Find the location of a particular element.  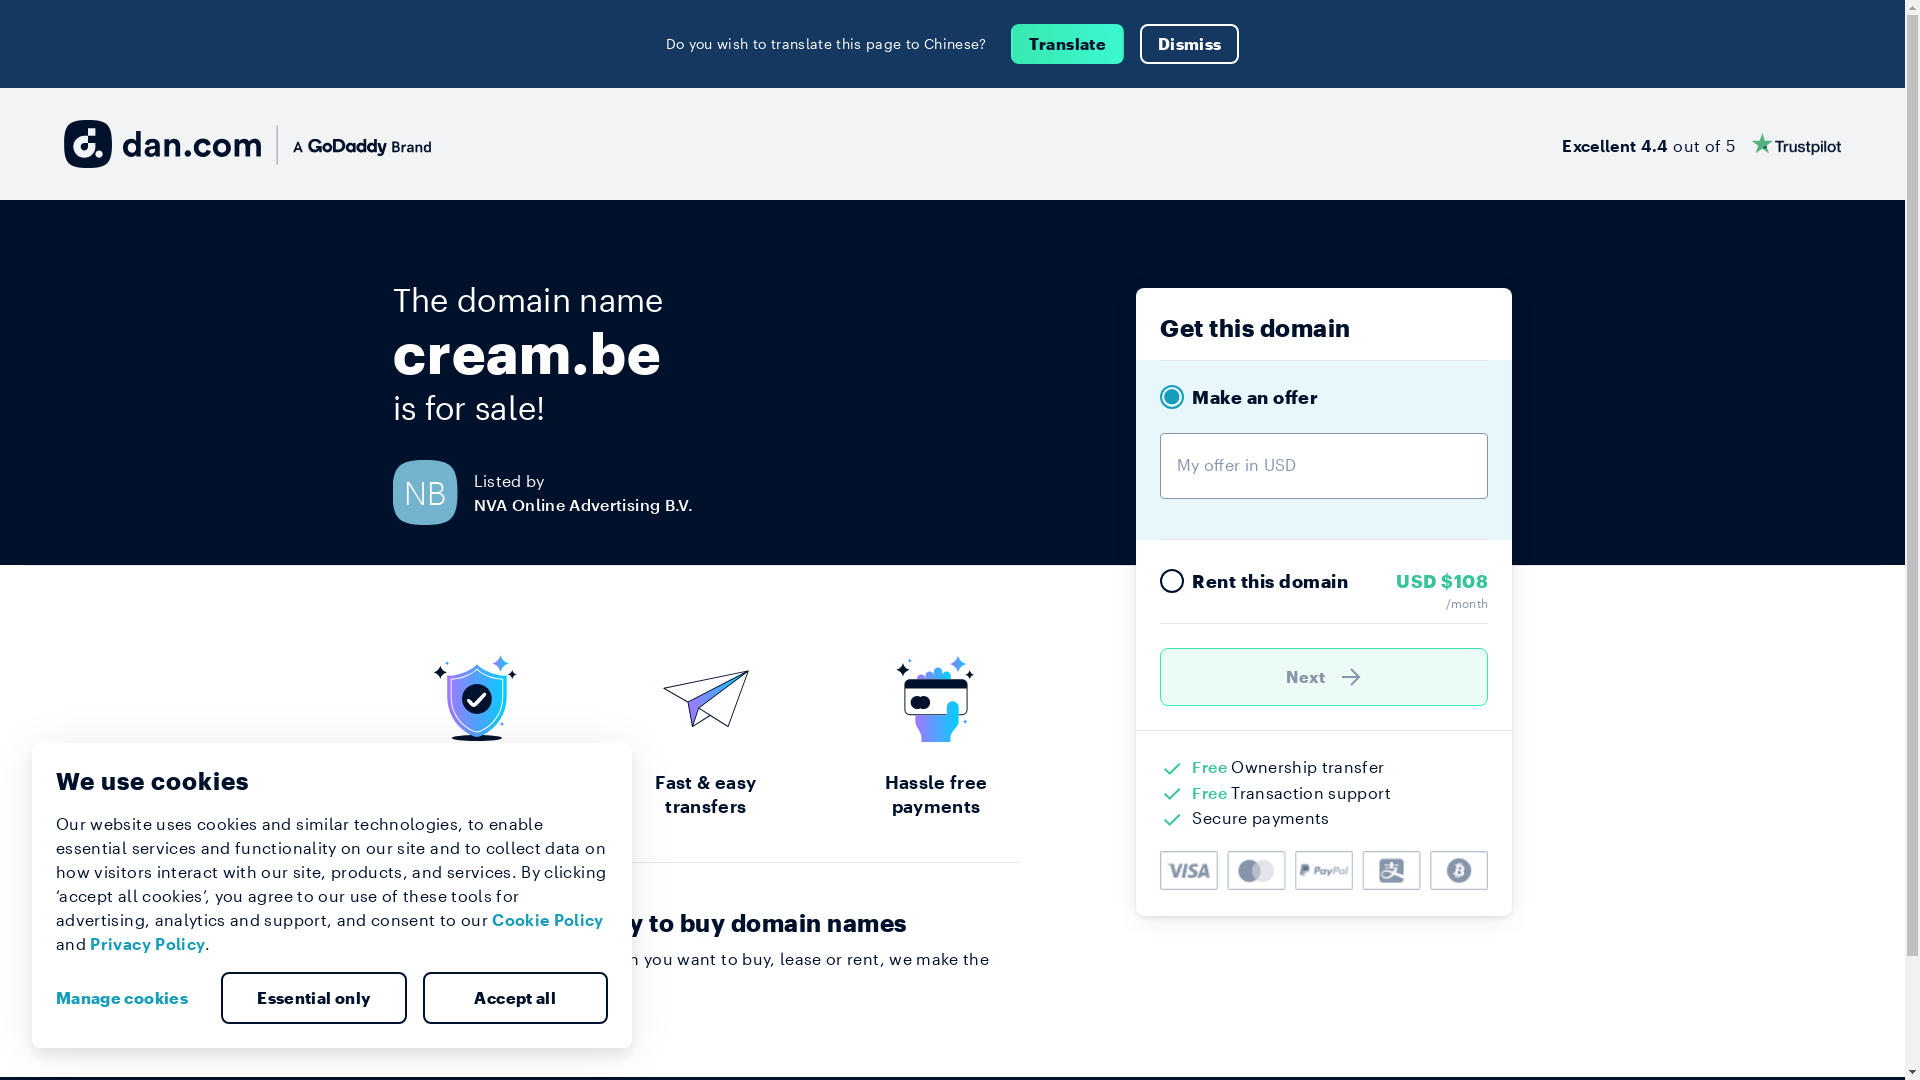

'Privacy Policy' is located at coordinates (146, 943).